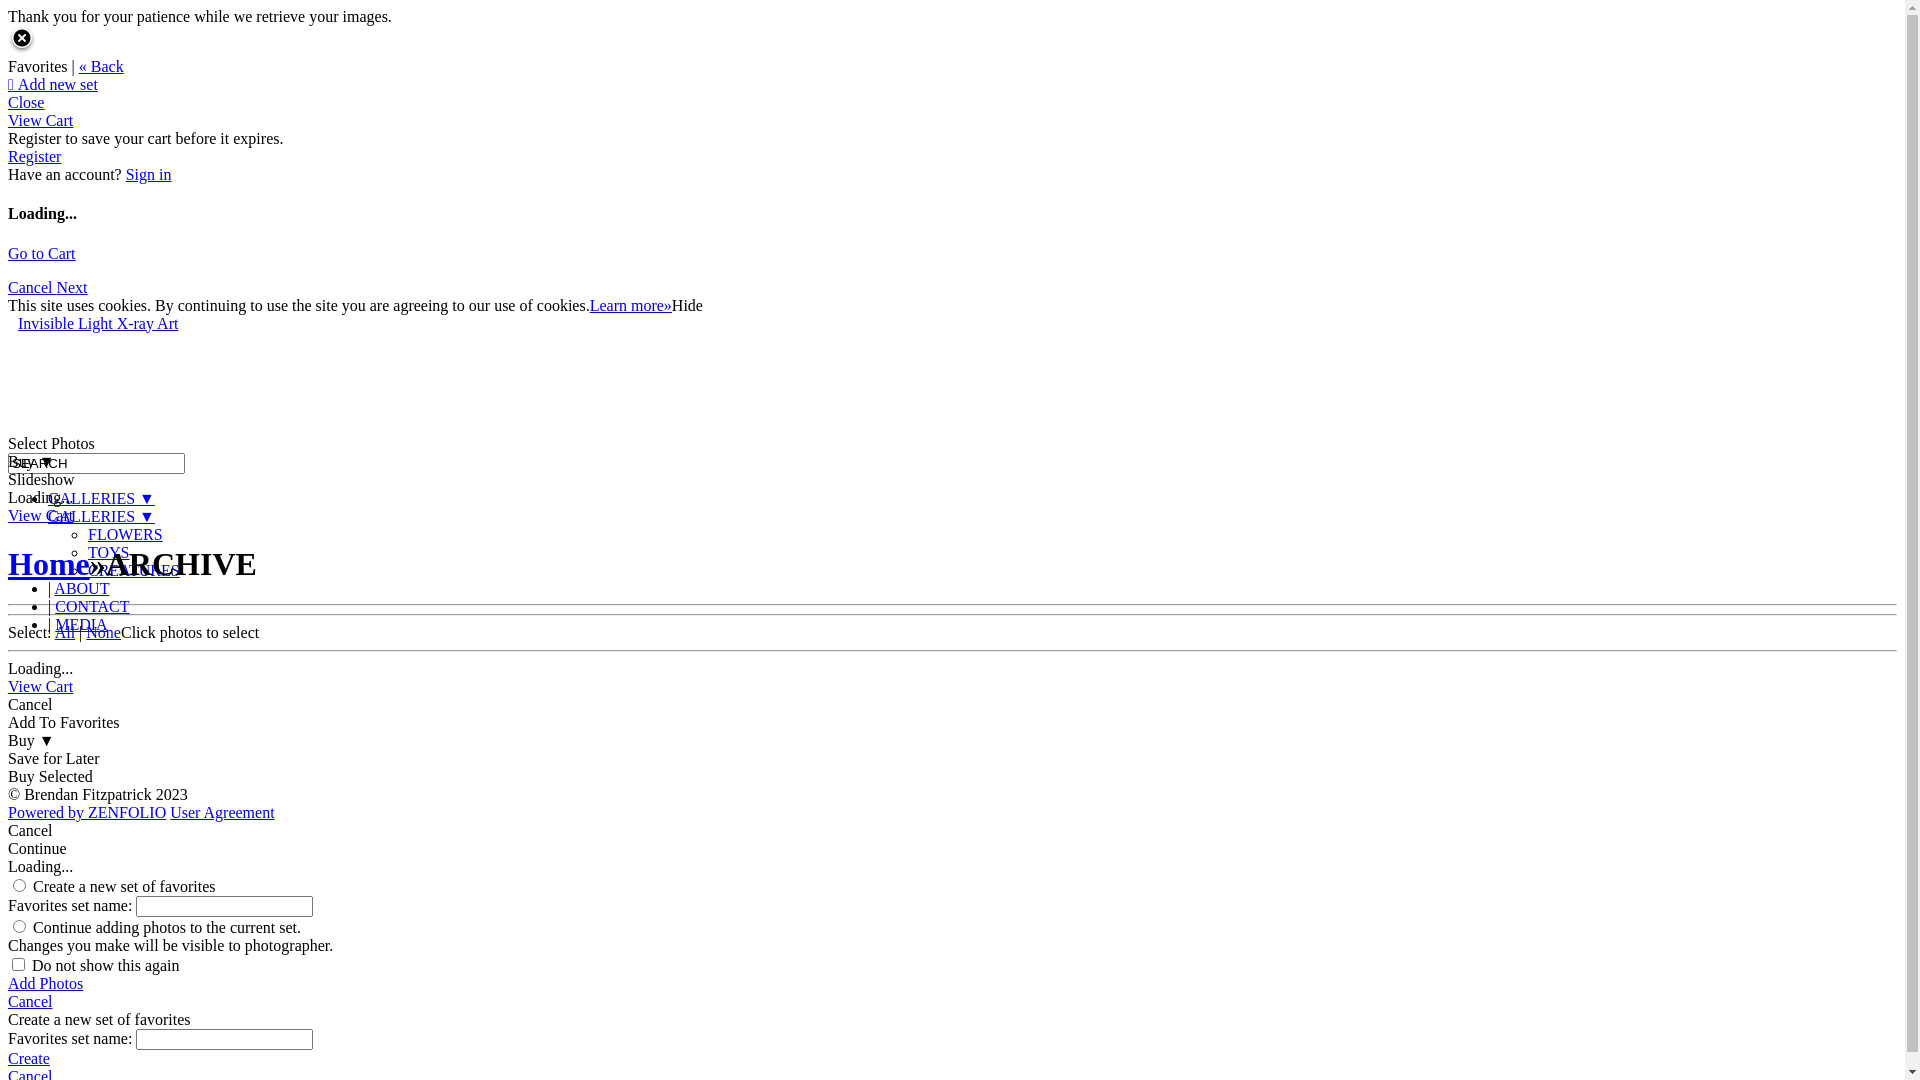  What do you see at coordinates (96, 322) in the screenshot?
I see `'Invisible Light X-ray Art'` at bounding box center [96, 322].